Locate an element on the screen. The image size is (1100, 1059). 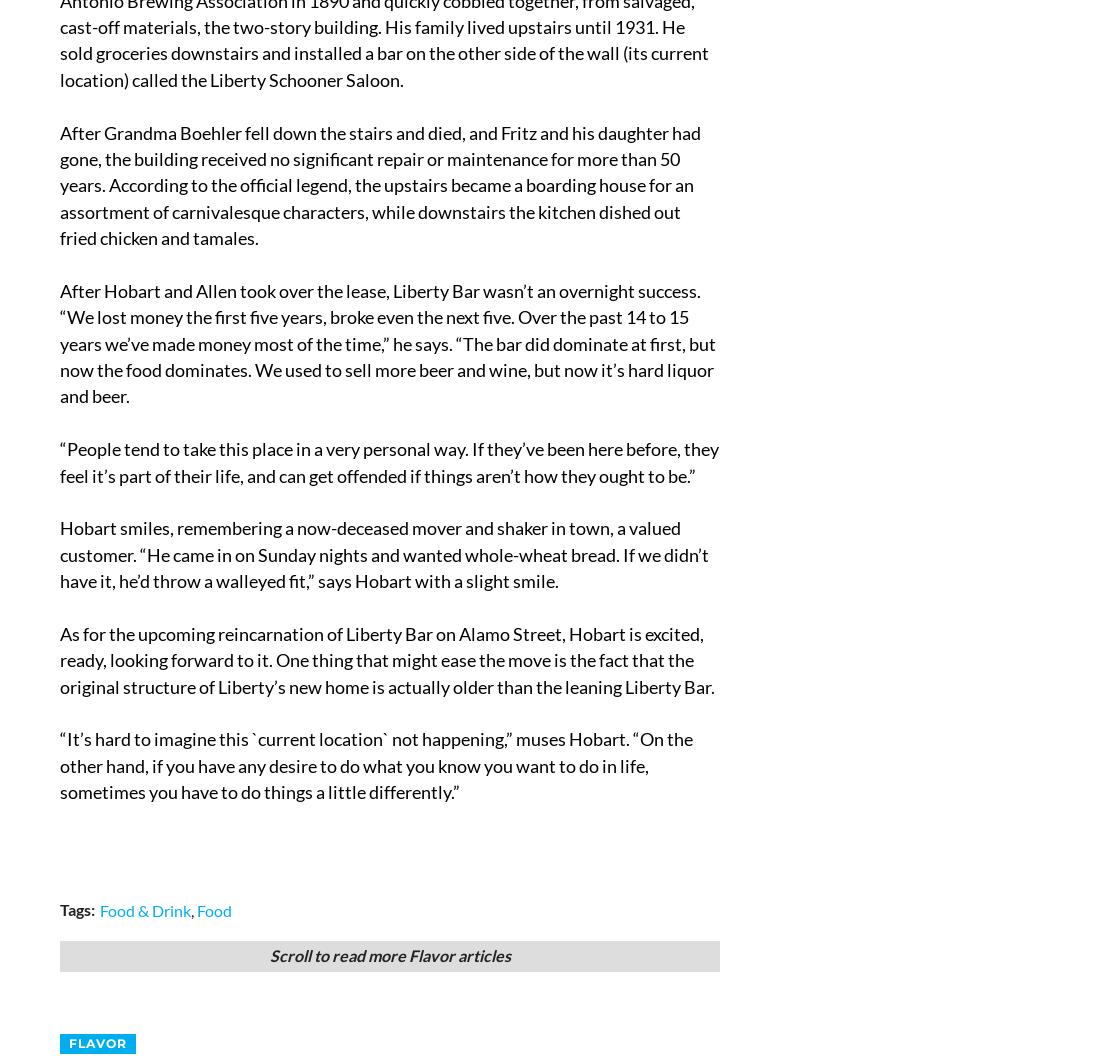
'Food & Drink' is located at coordinates (144, 909).